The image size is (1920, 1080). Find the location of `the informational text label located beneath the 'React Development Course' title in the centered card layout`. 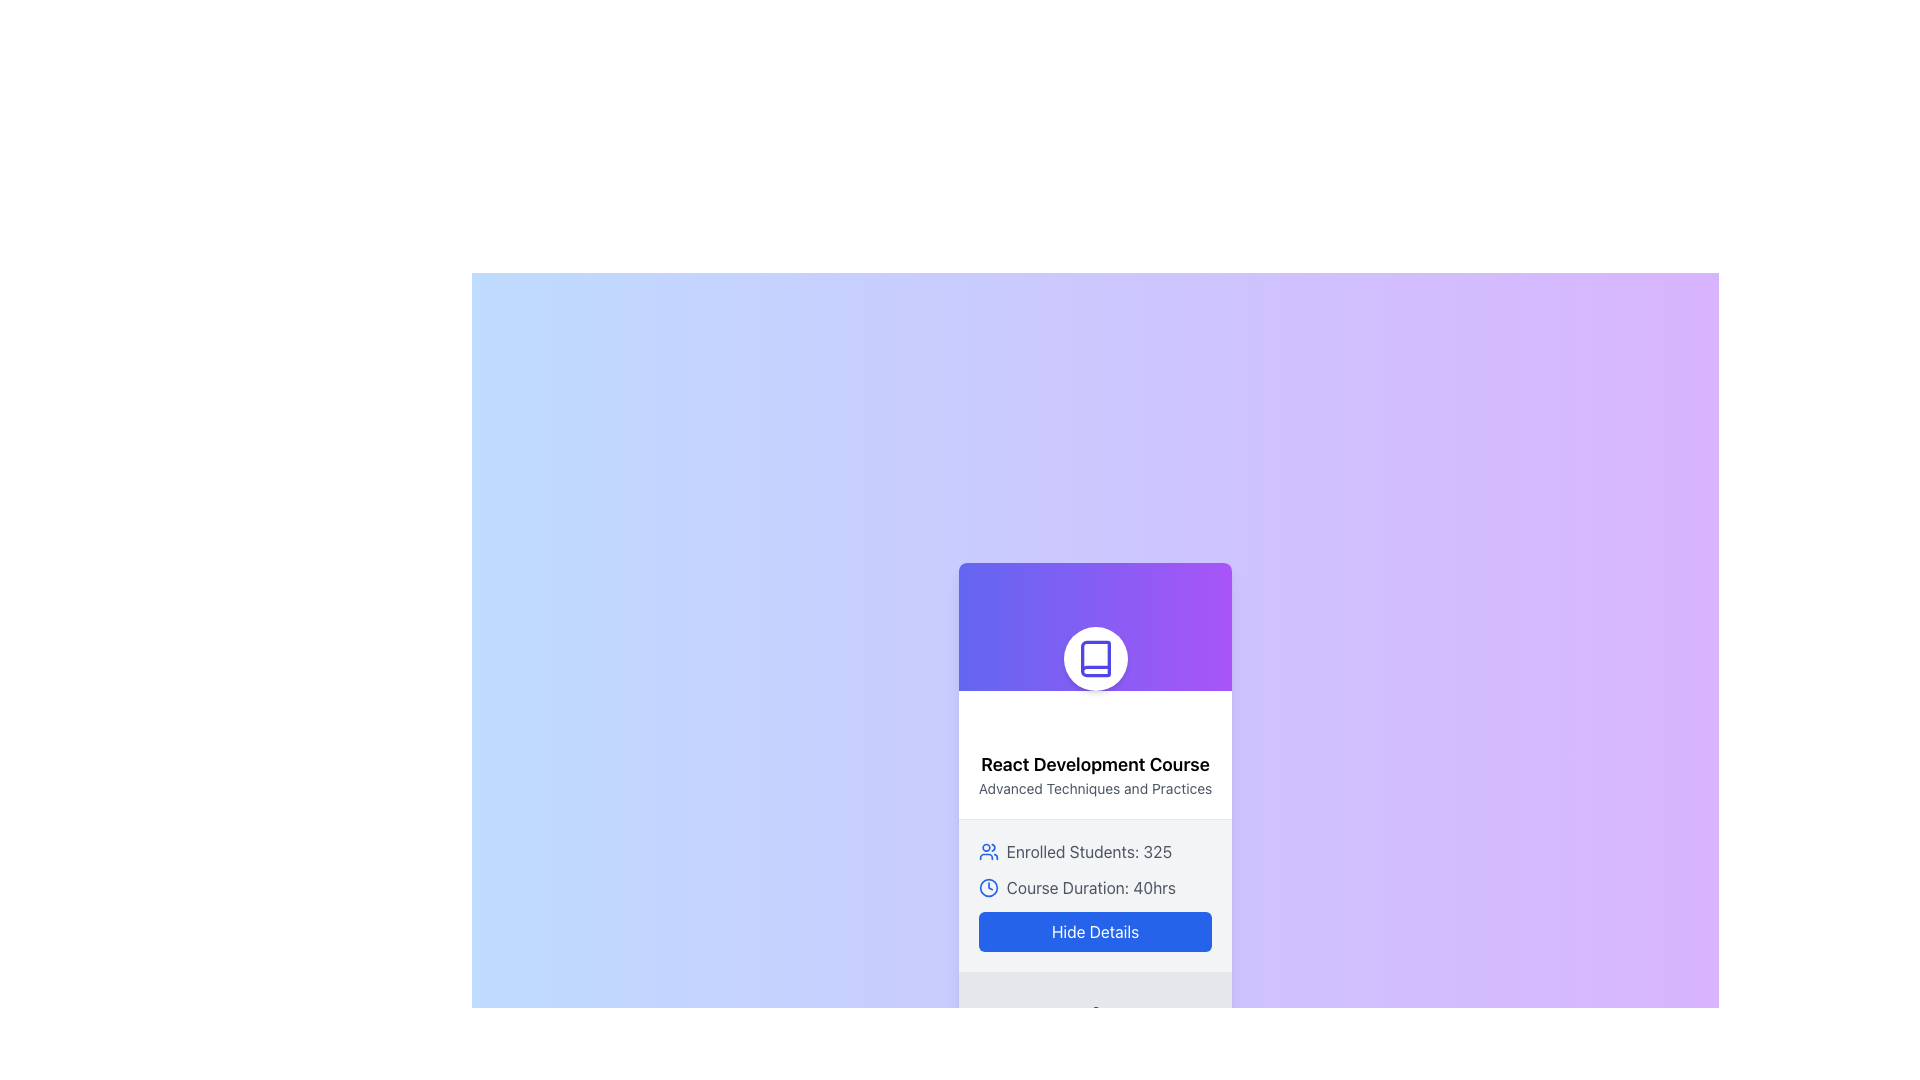

the informational text label located beneath the 'React Development Course' title in the centered card layout is located at coordinates (1094, 788).